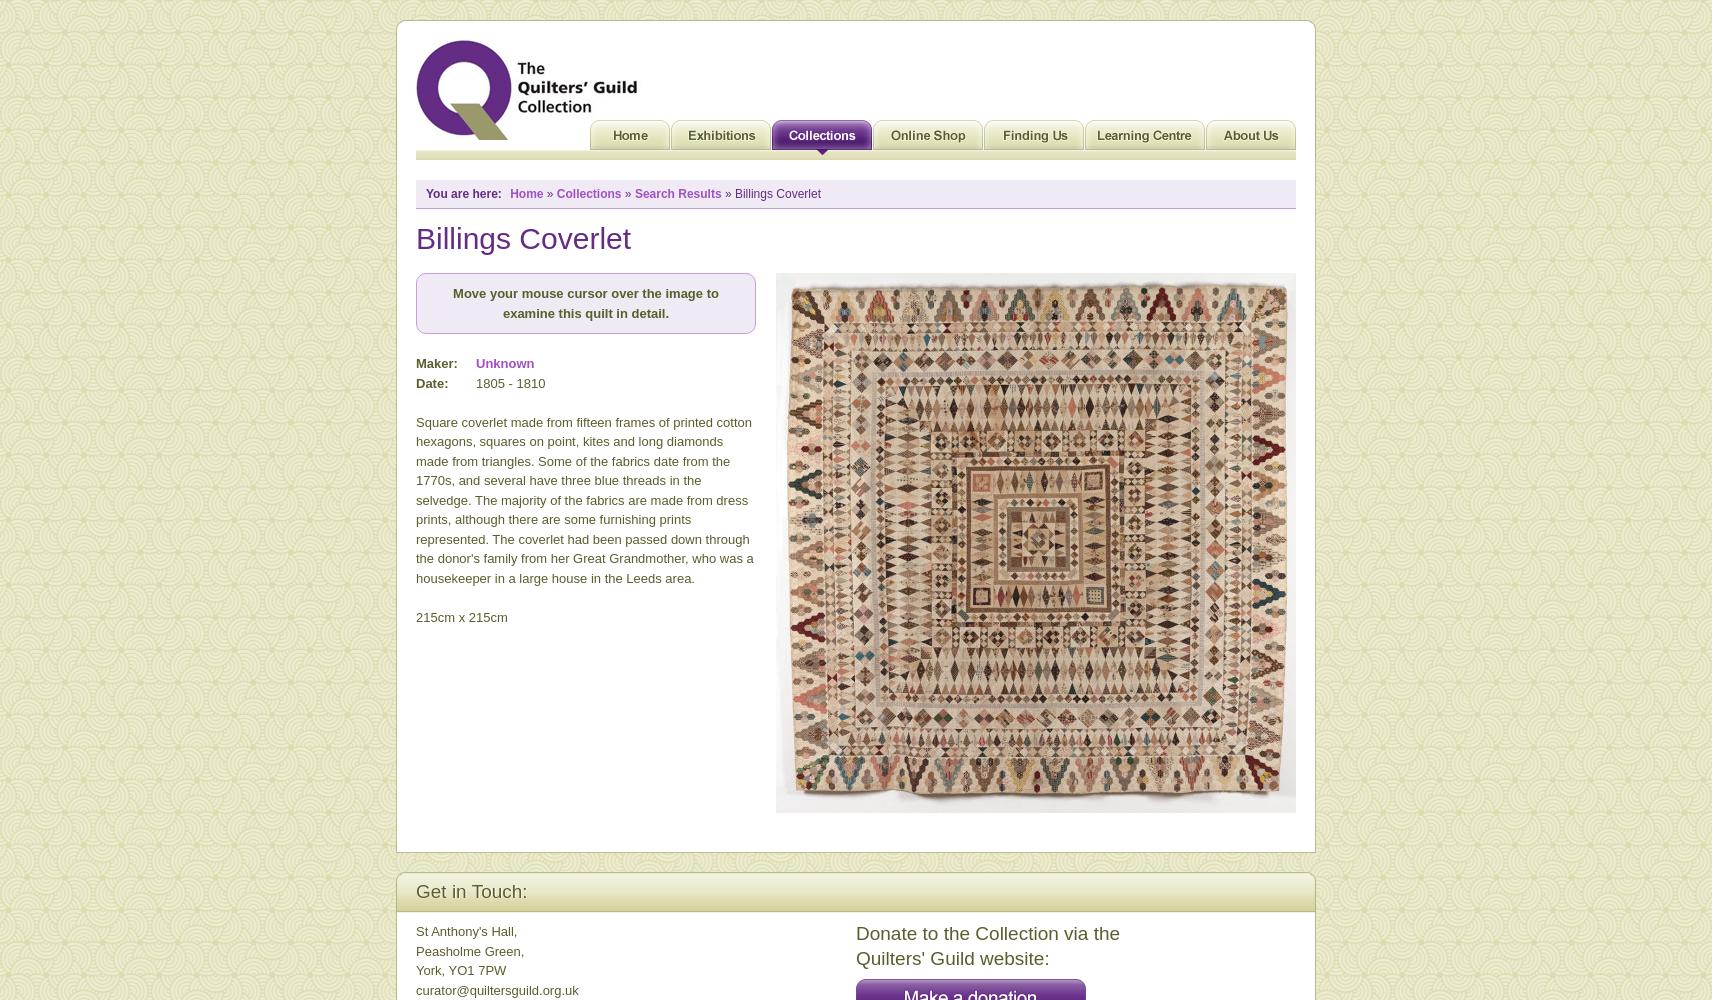  What do you see at coordinates (425, 193) in the screenshot?
I see `'You are here:'` at bounding box center [425, 193].